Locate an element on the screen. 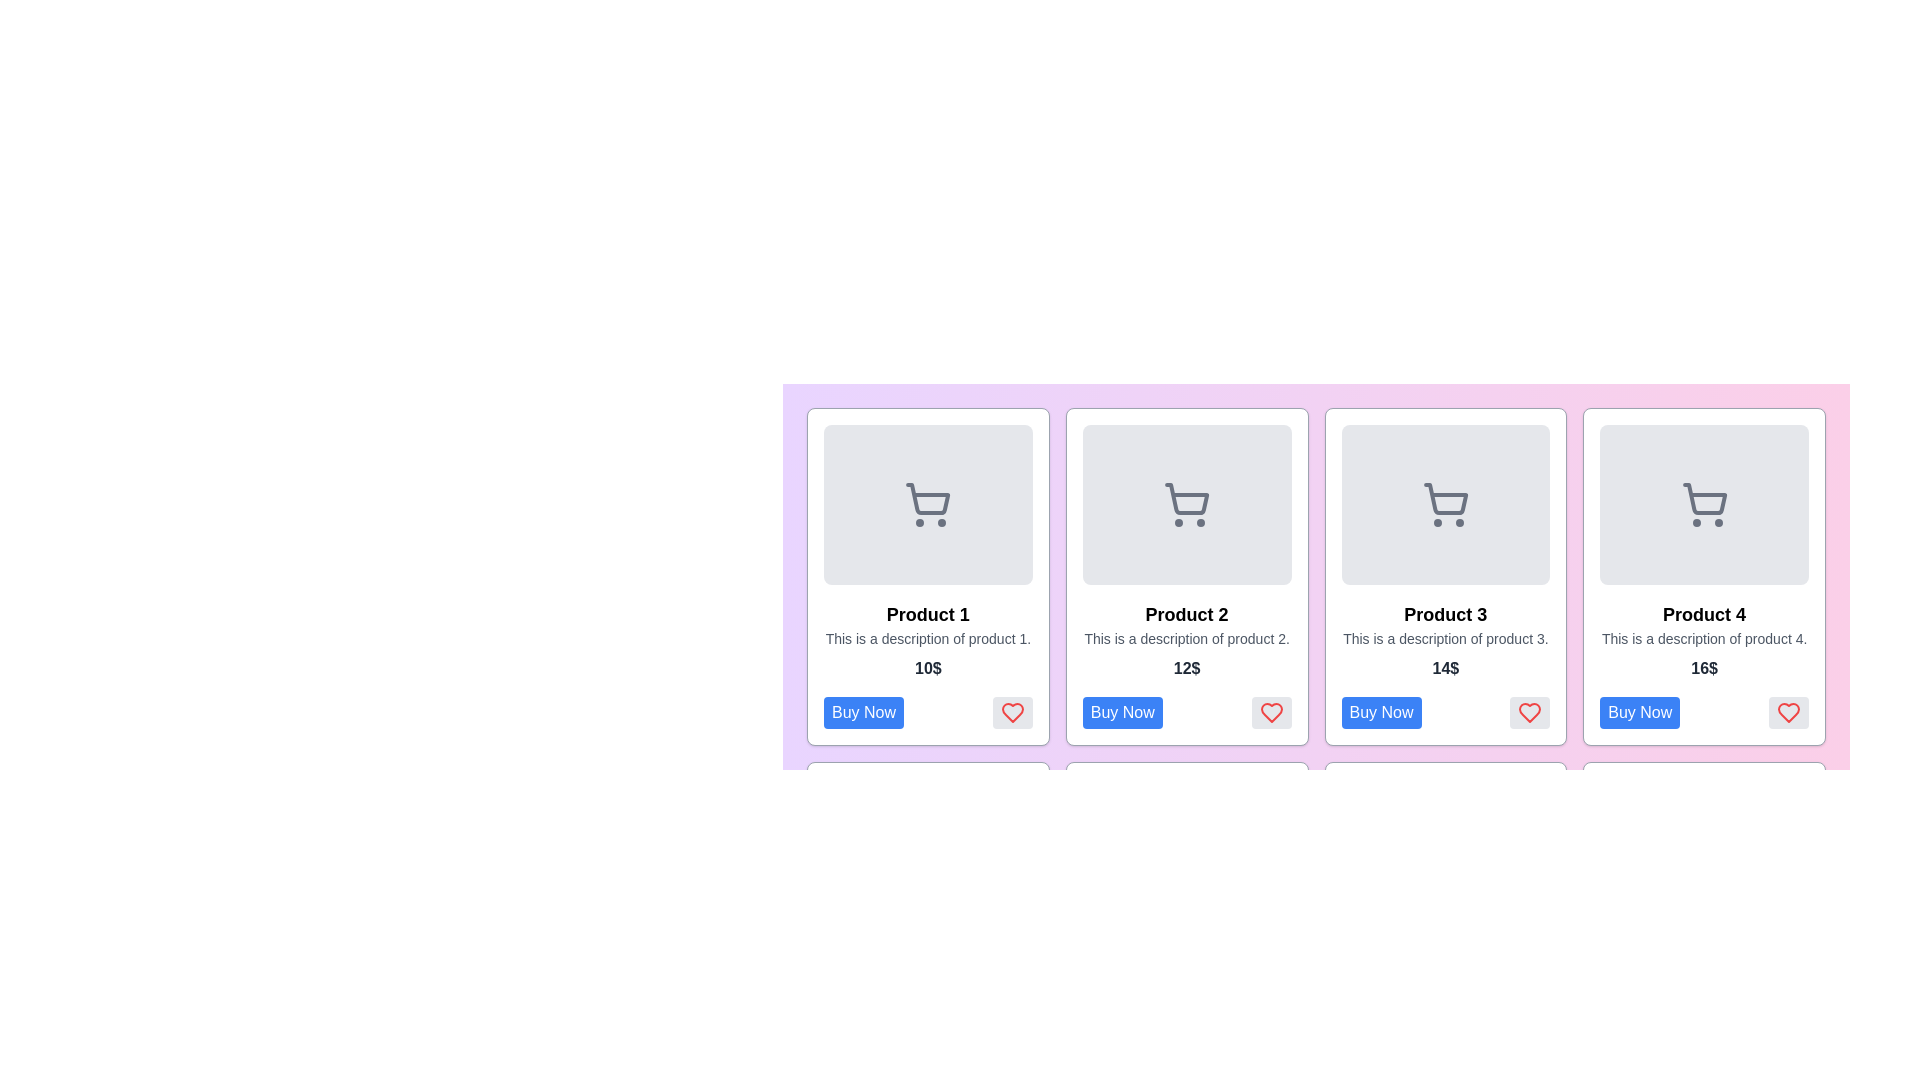 This screenshot has height=1080, width=1920. the favorite icon located at the bottom-right side of the product card for 'Product 2' to mark or unmark it as a favorite is located at coordinates (1270, 712).